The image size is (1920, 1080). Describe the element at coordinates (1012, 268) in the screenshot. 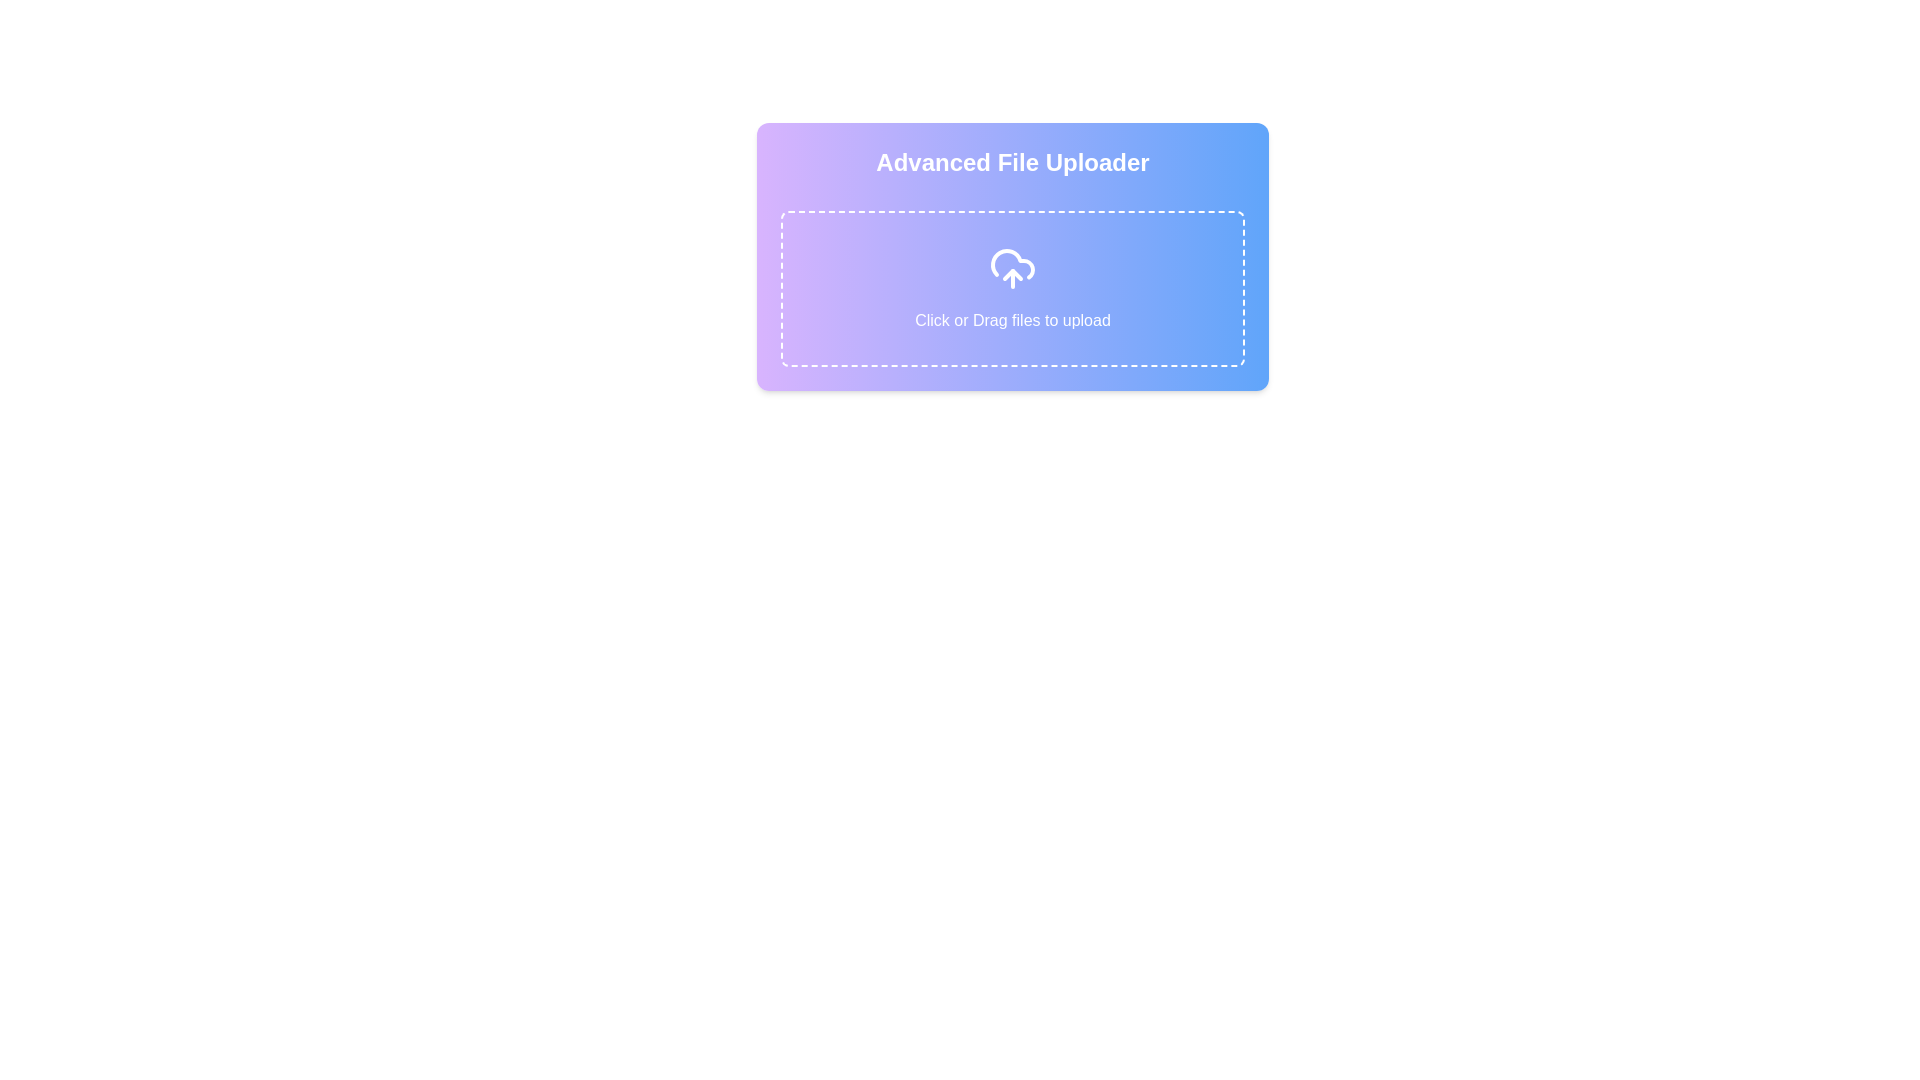

I see `the white cloud upload icon, which features a stylized cloud outline and an upward arrow, located centrally within a dashed rectangular area with a gradient blue and purple background` at that location.